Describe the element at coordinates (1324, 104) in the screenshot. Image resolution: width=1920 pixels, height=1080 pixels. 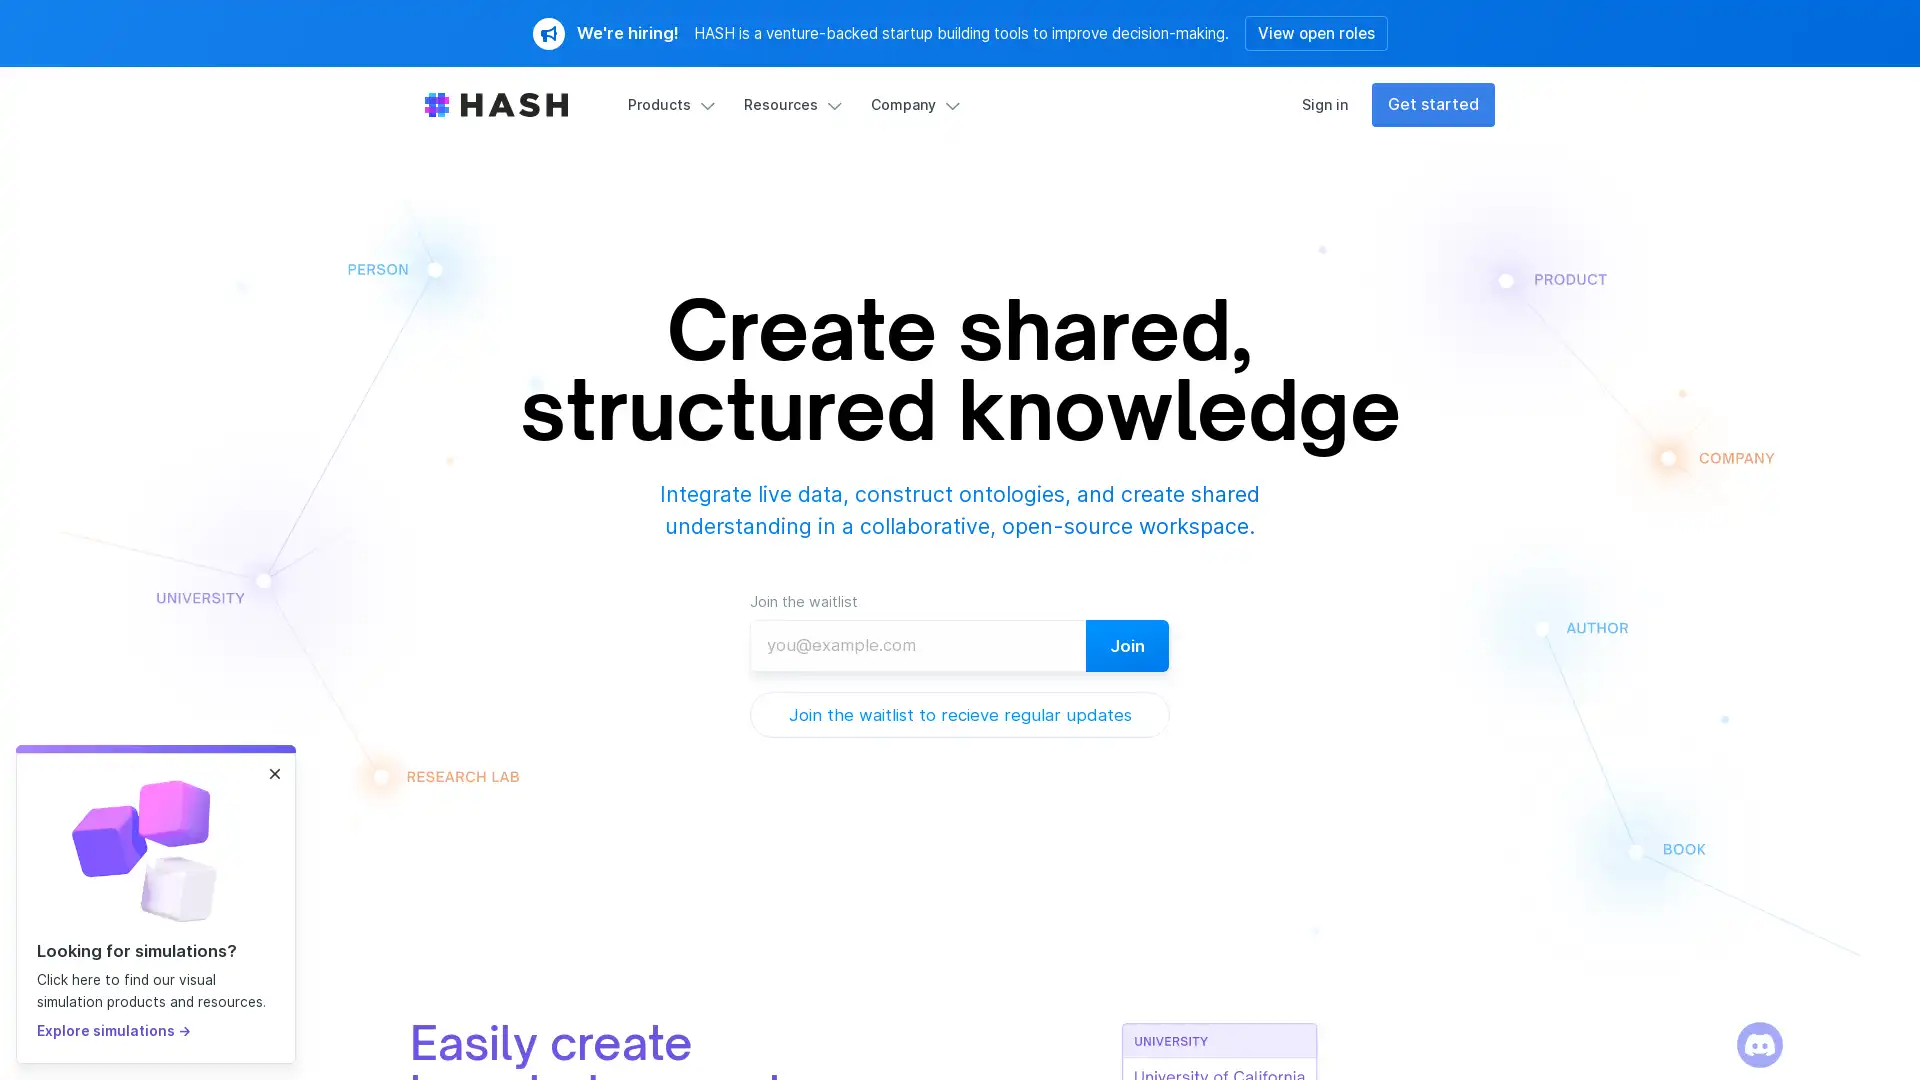
I see `Sign in` at that location.